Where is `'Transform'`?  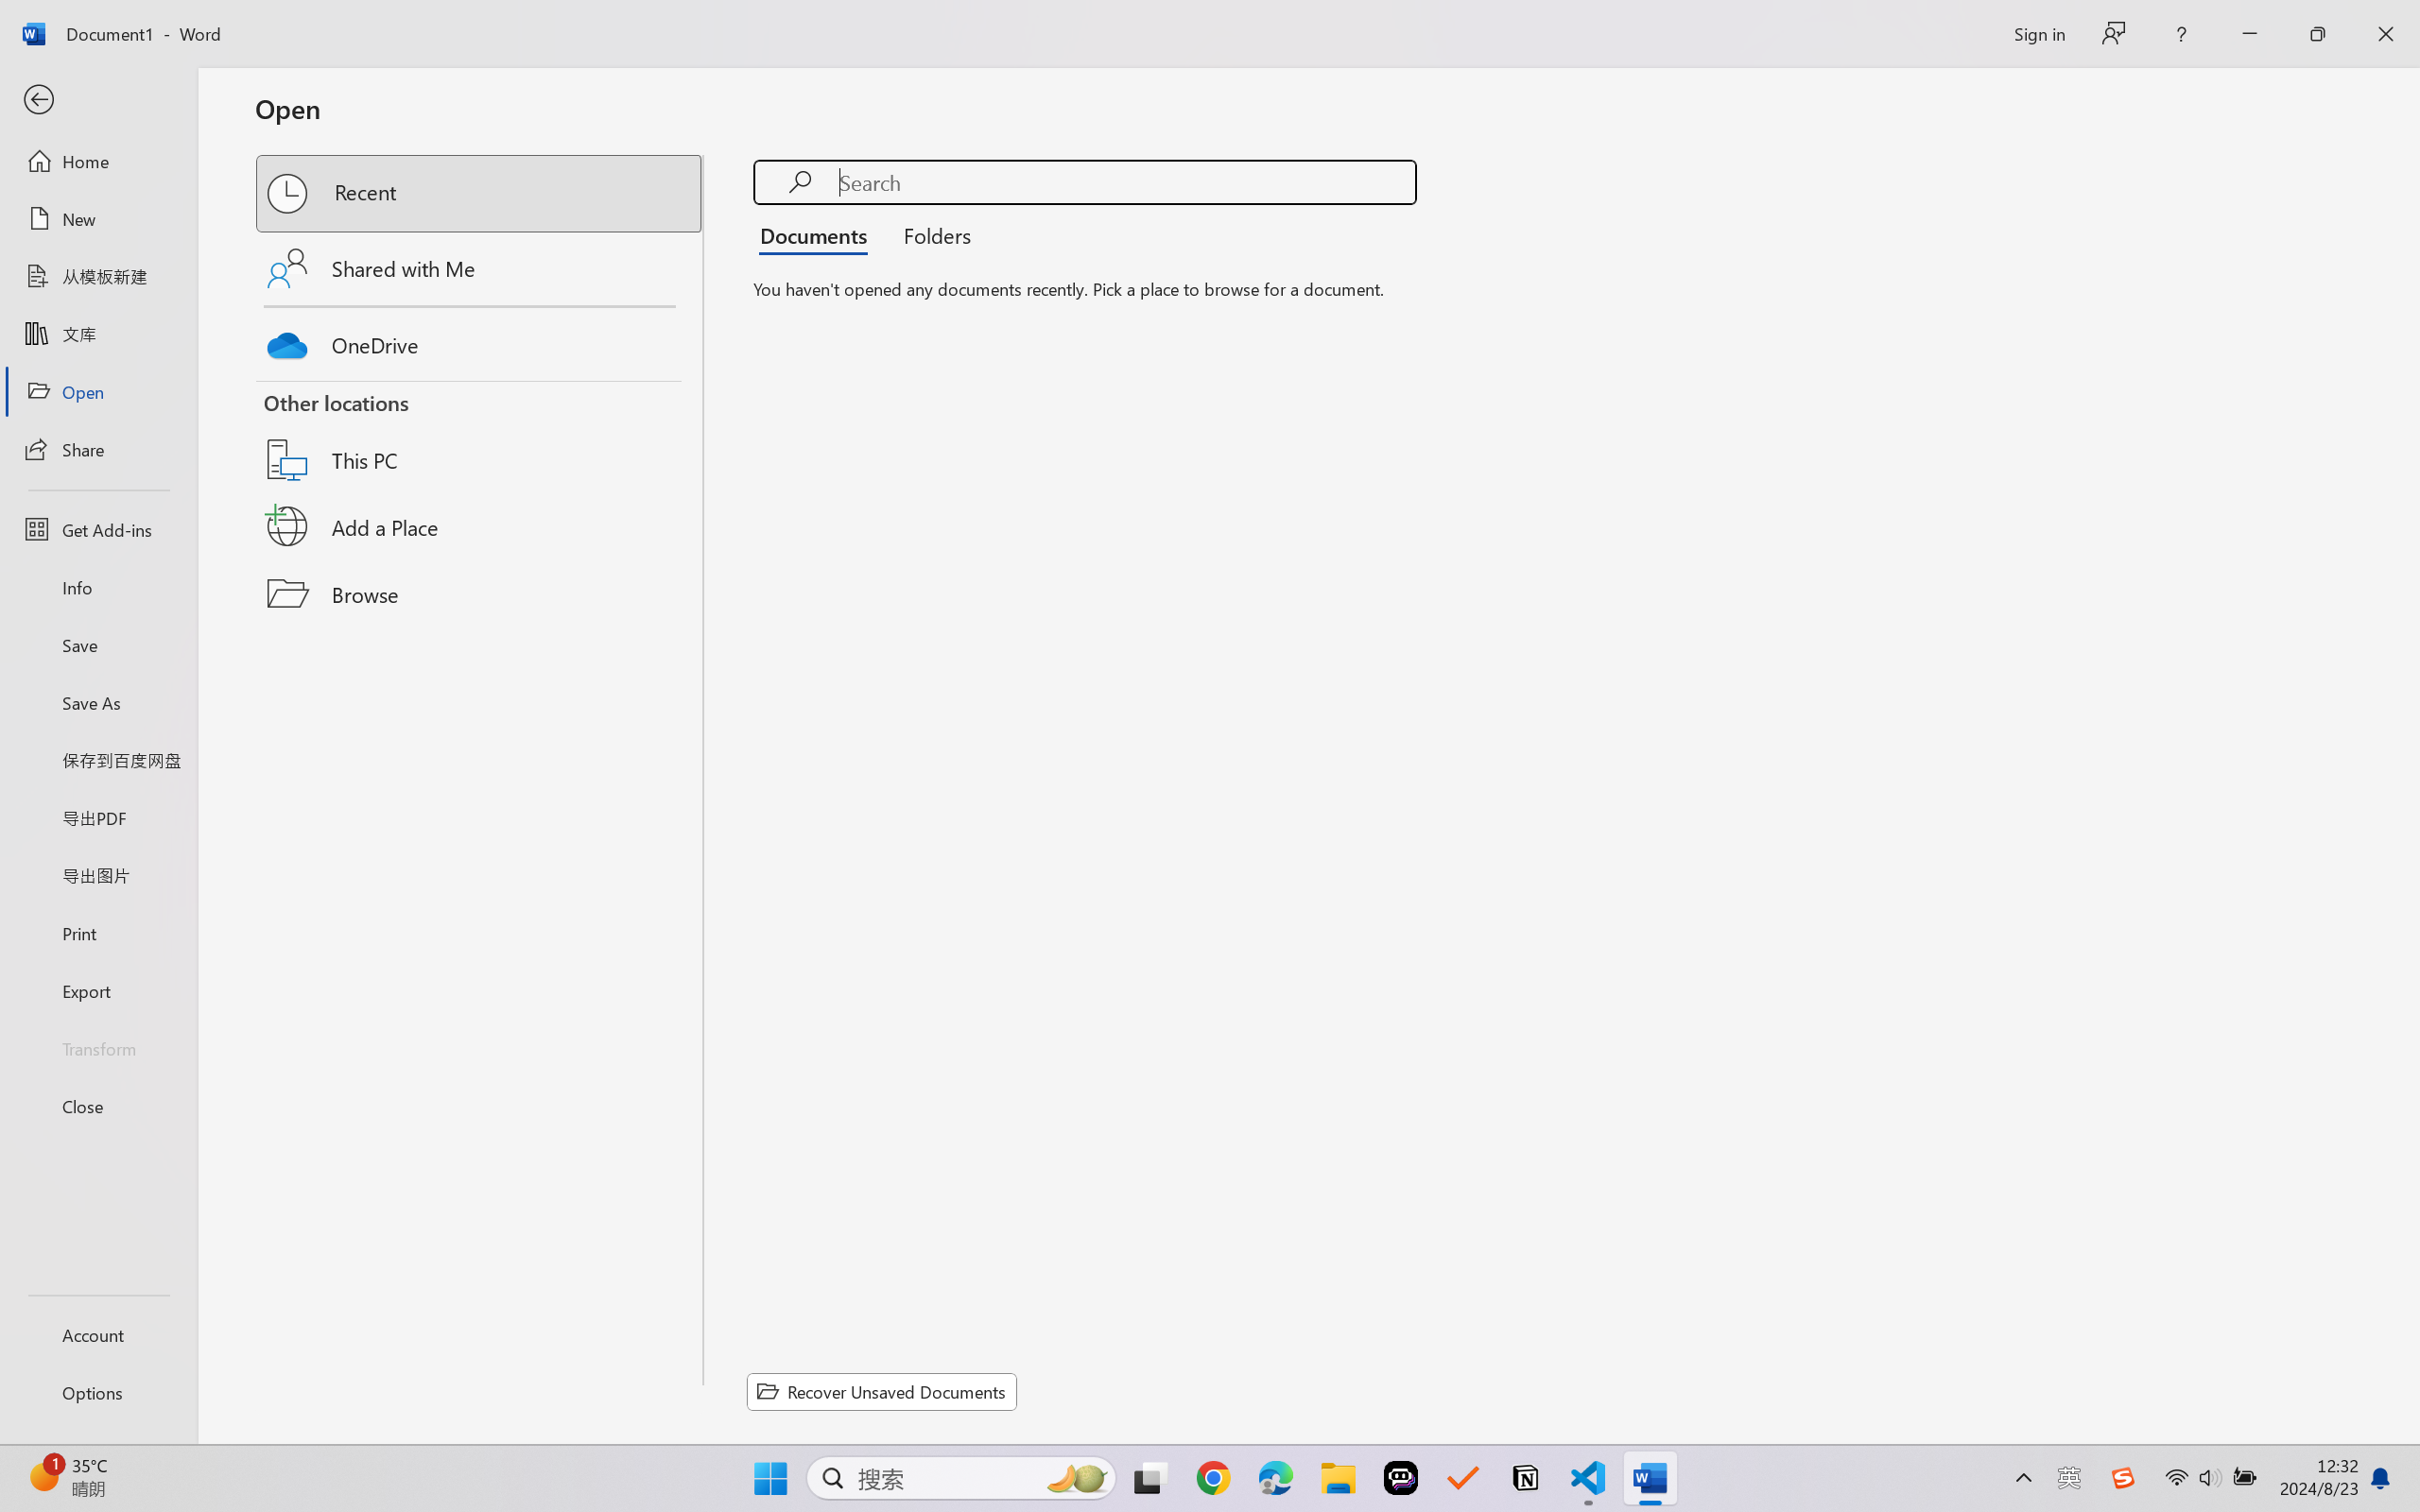 'Transform' is located at coordinates (97, 1046).